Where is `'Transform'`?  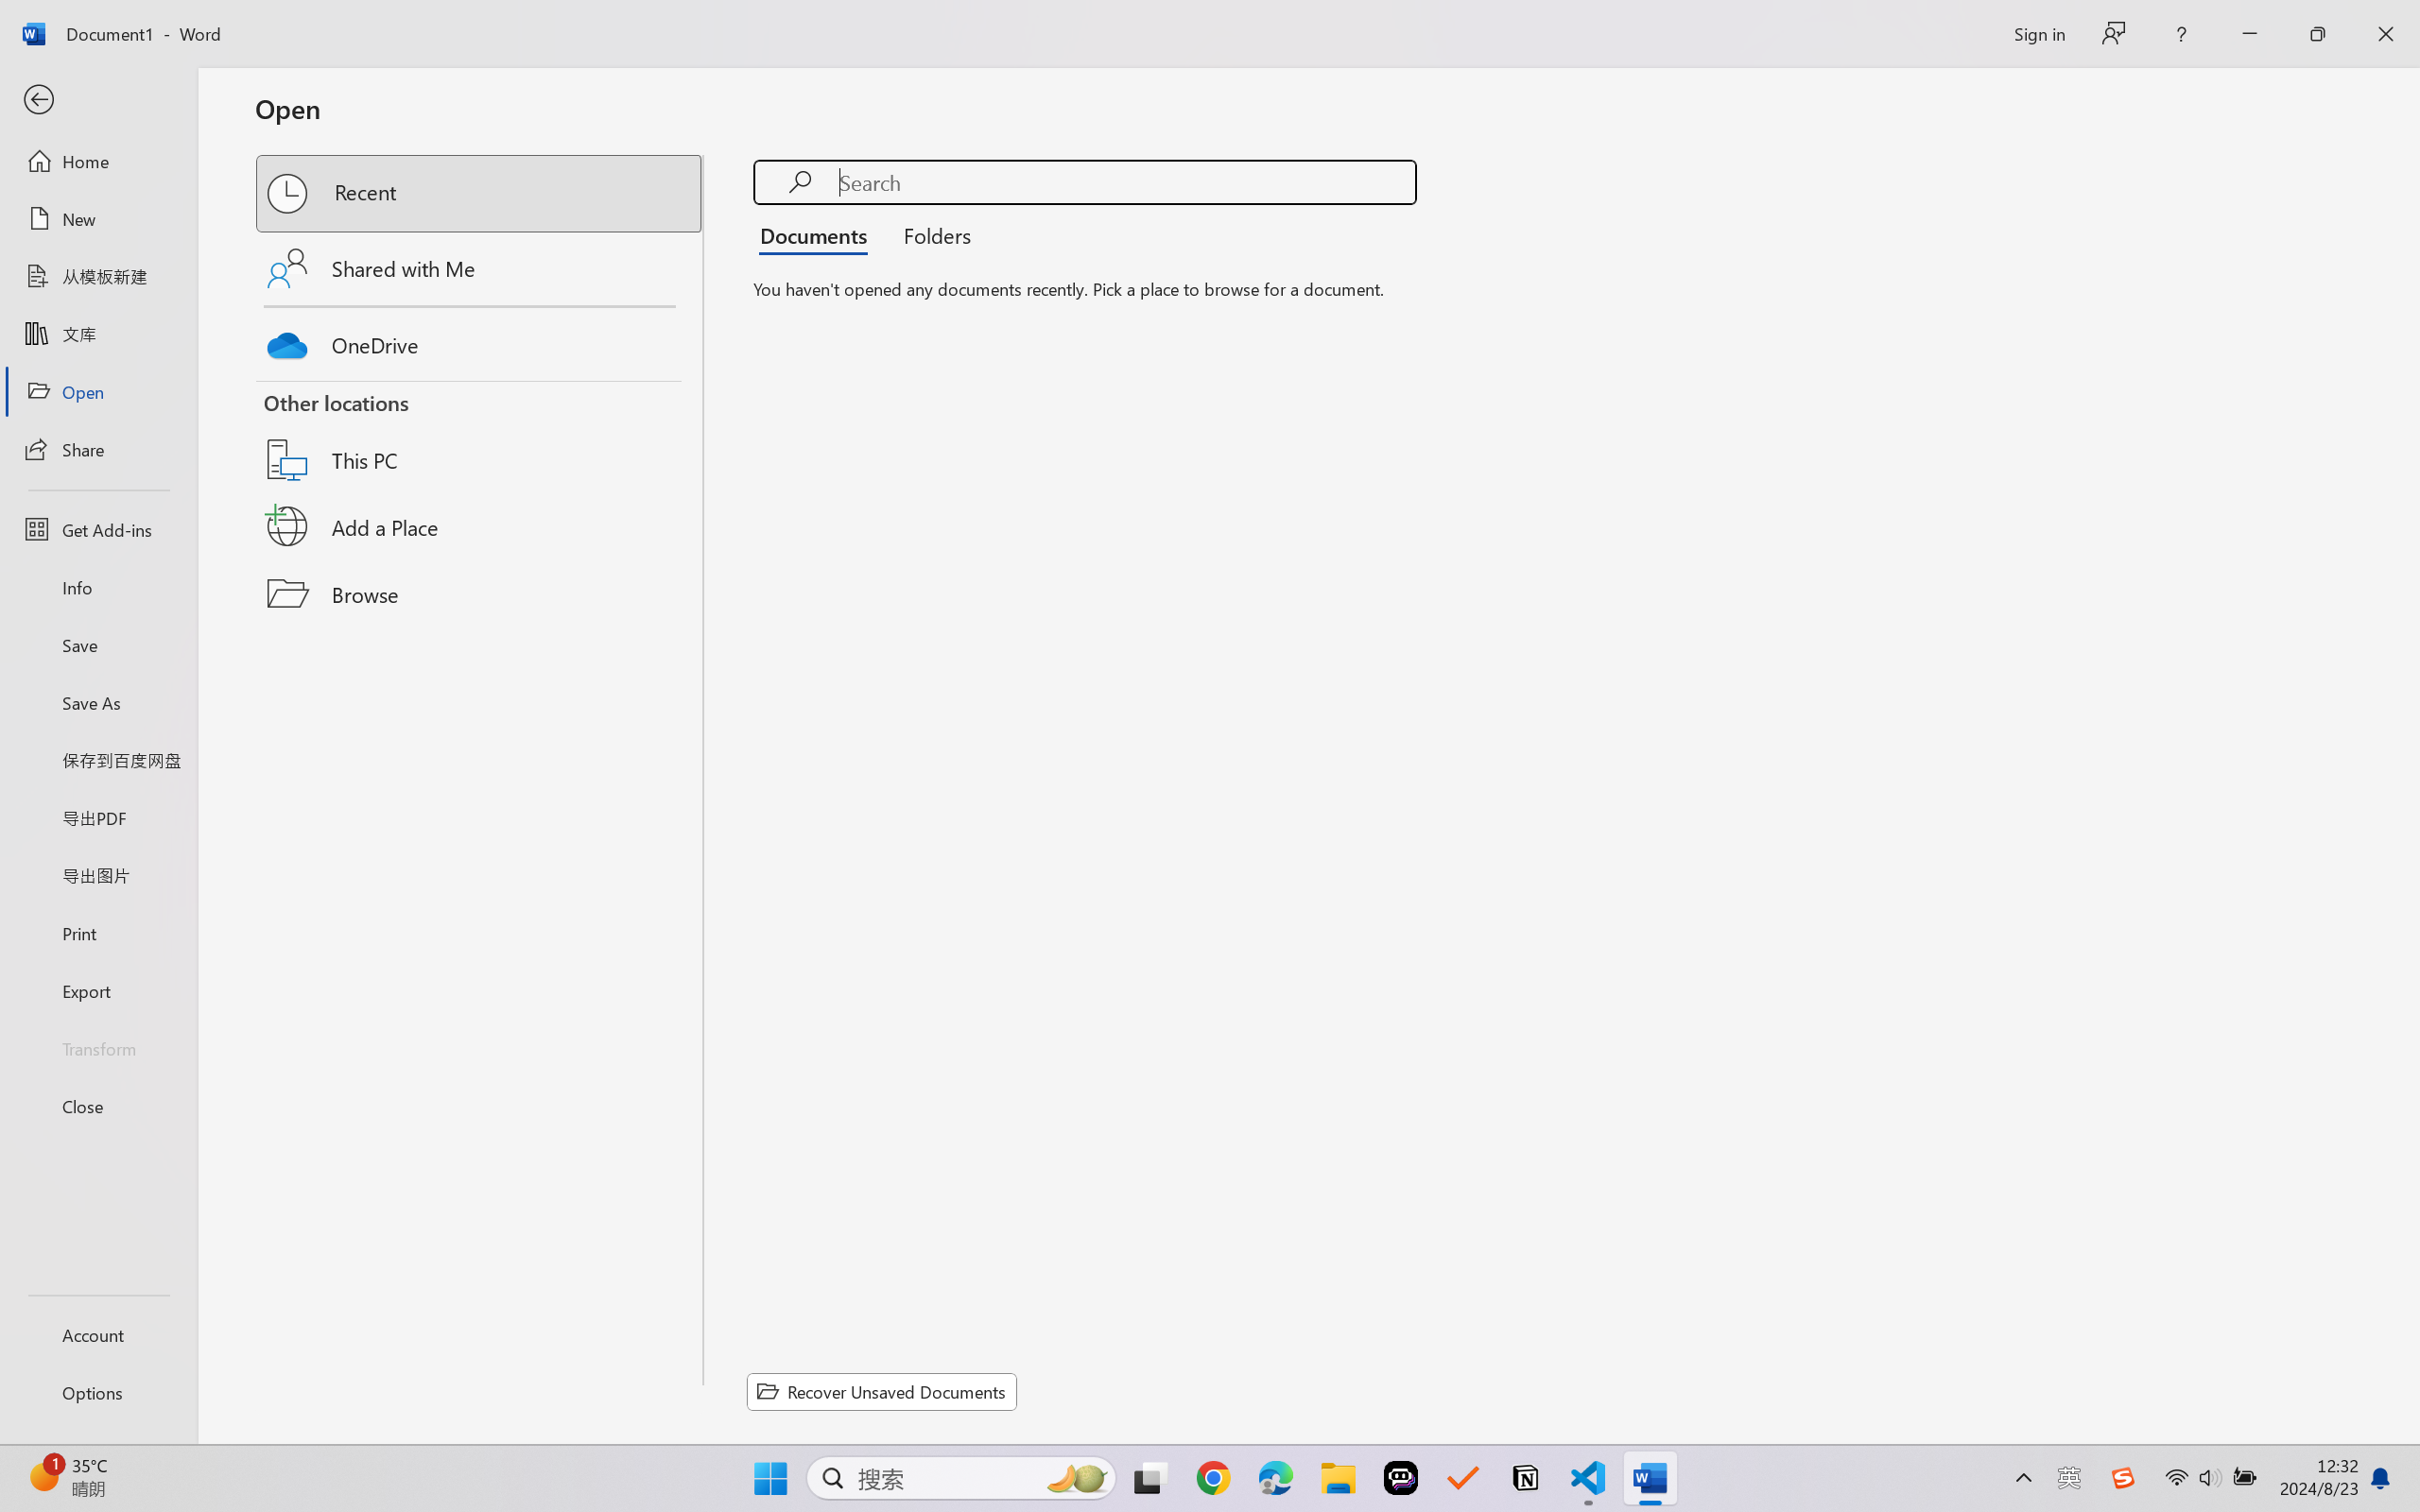 'Transform' is located at coordinates (97, 1046).